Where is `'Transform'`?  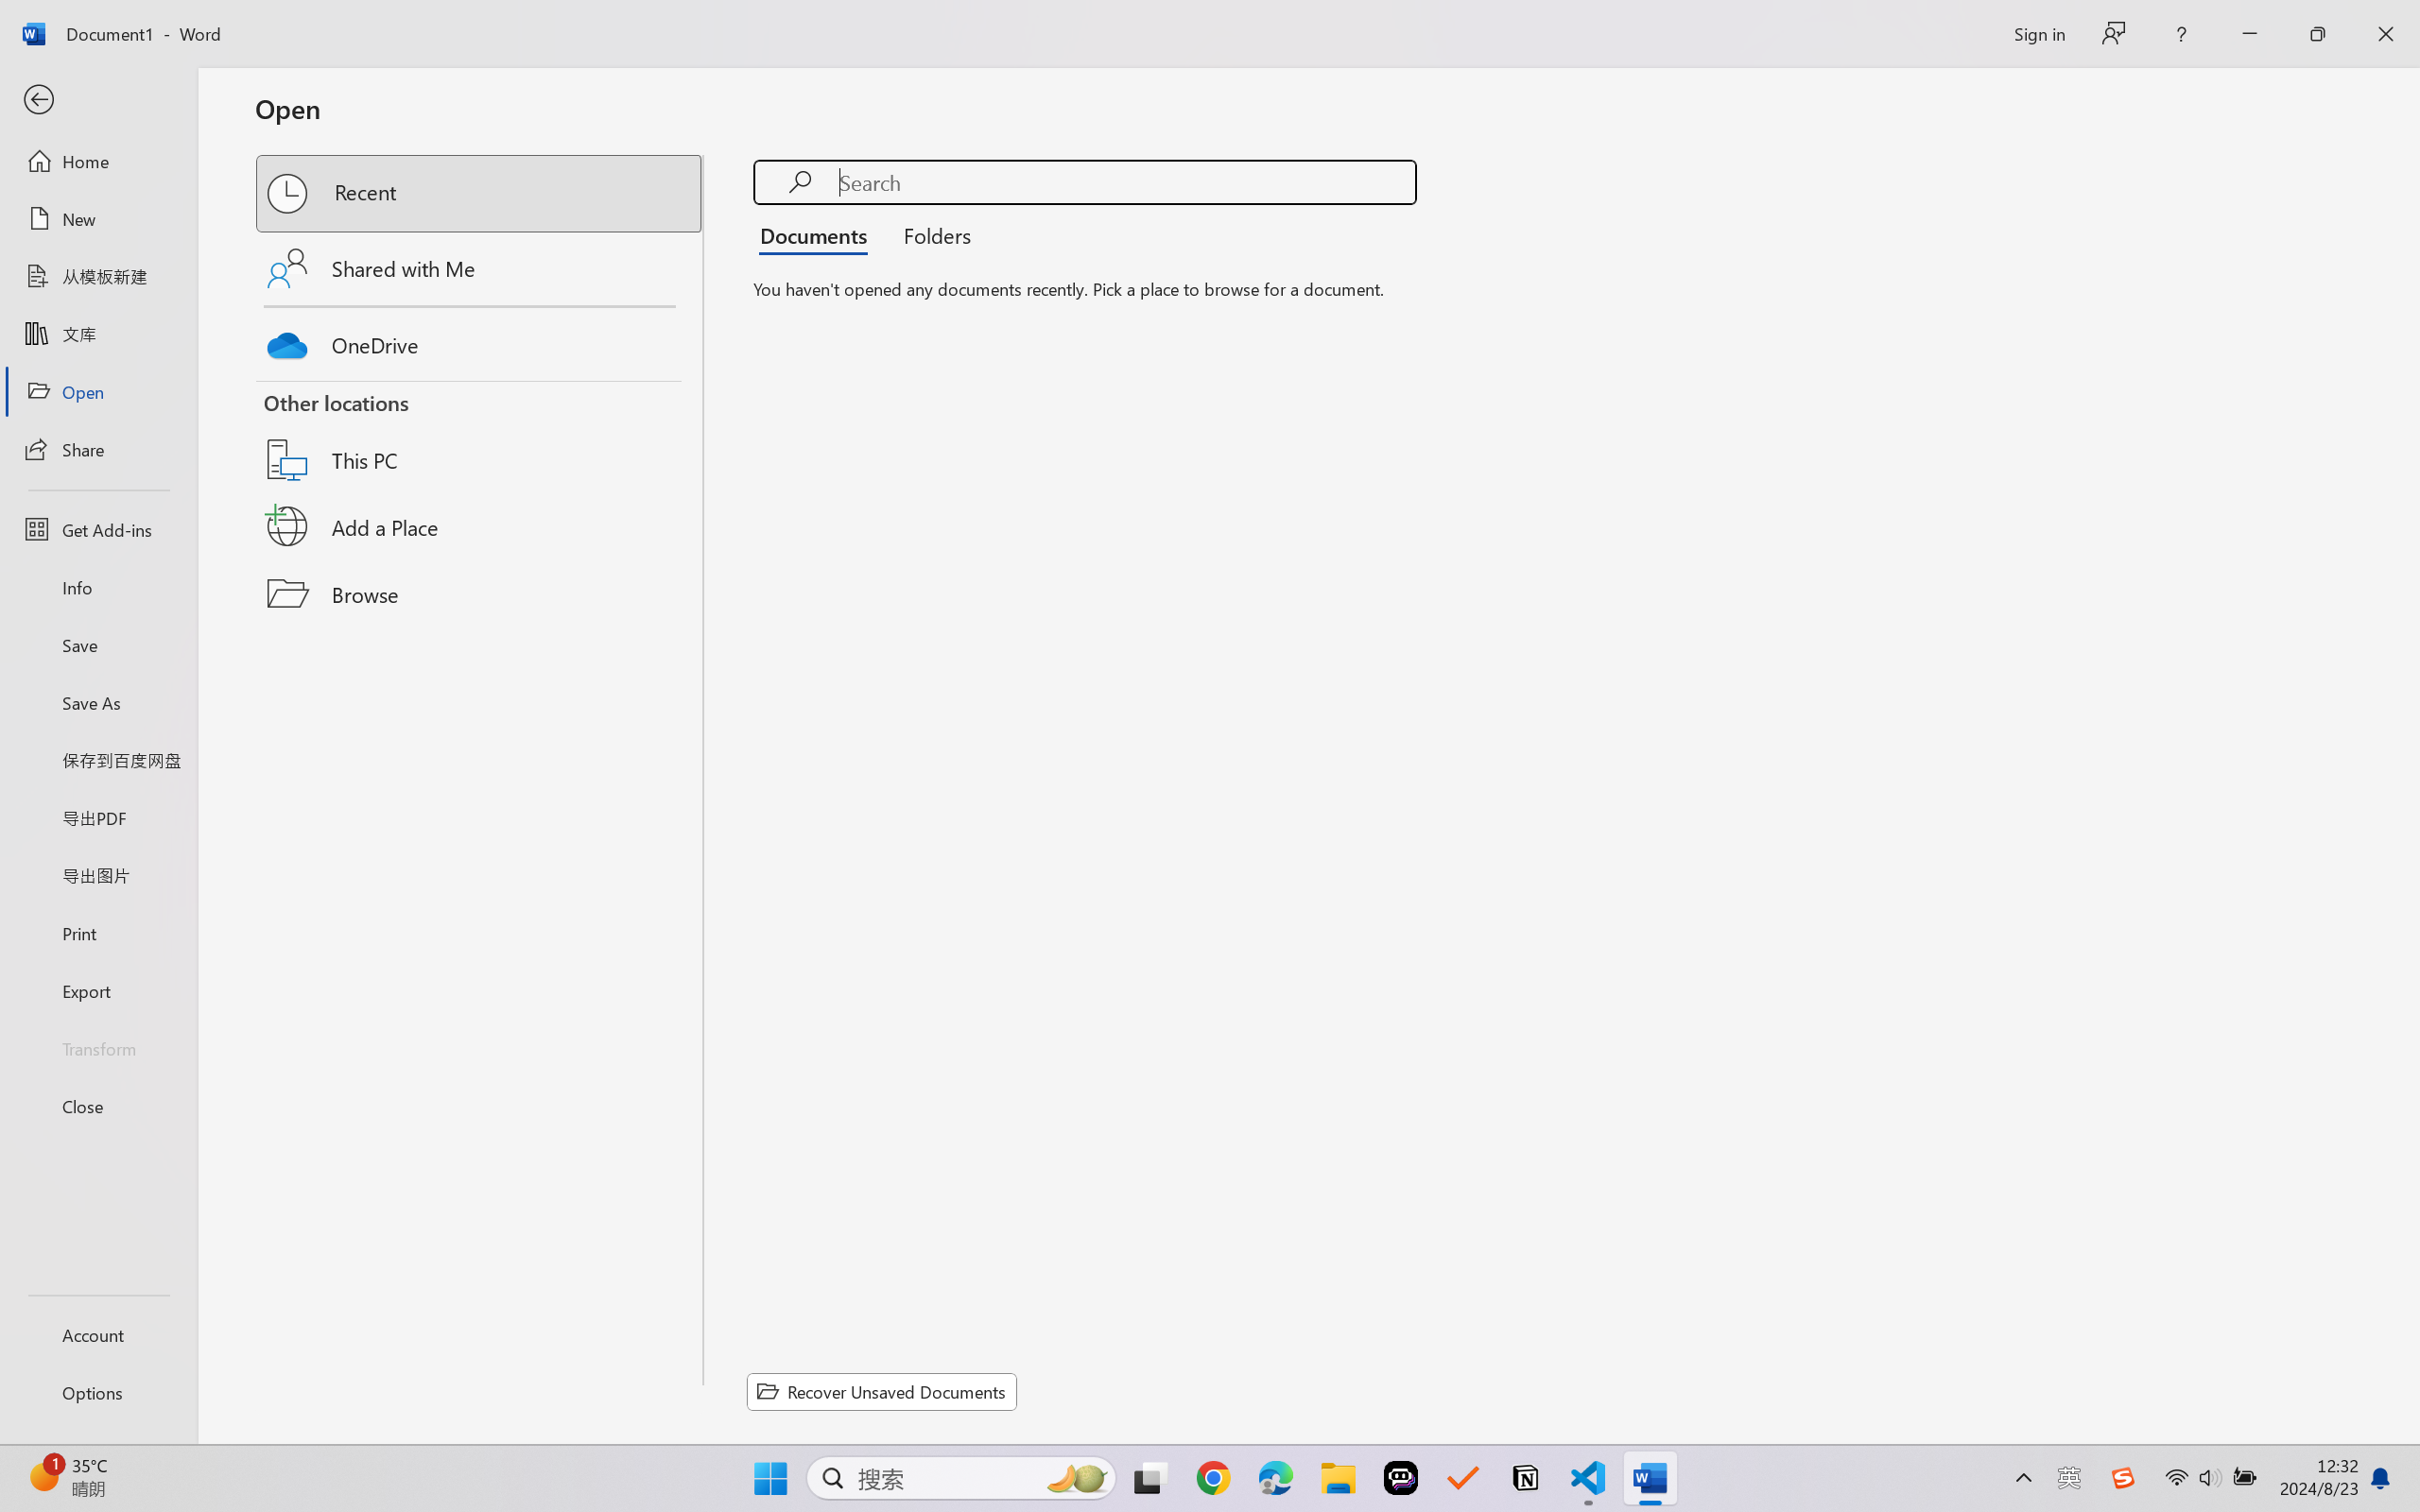 'Transform' is located at coordinates (97, 1046).